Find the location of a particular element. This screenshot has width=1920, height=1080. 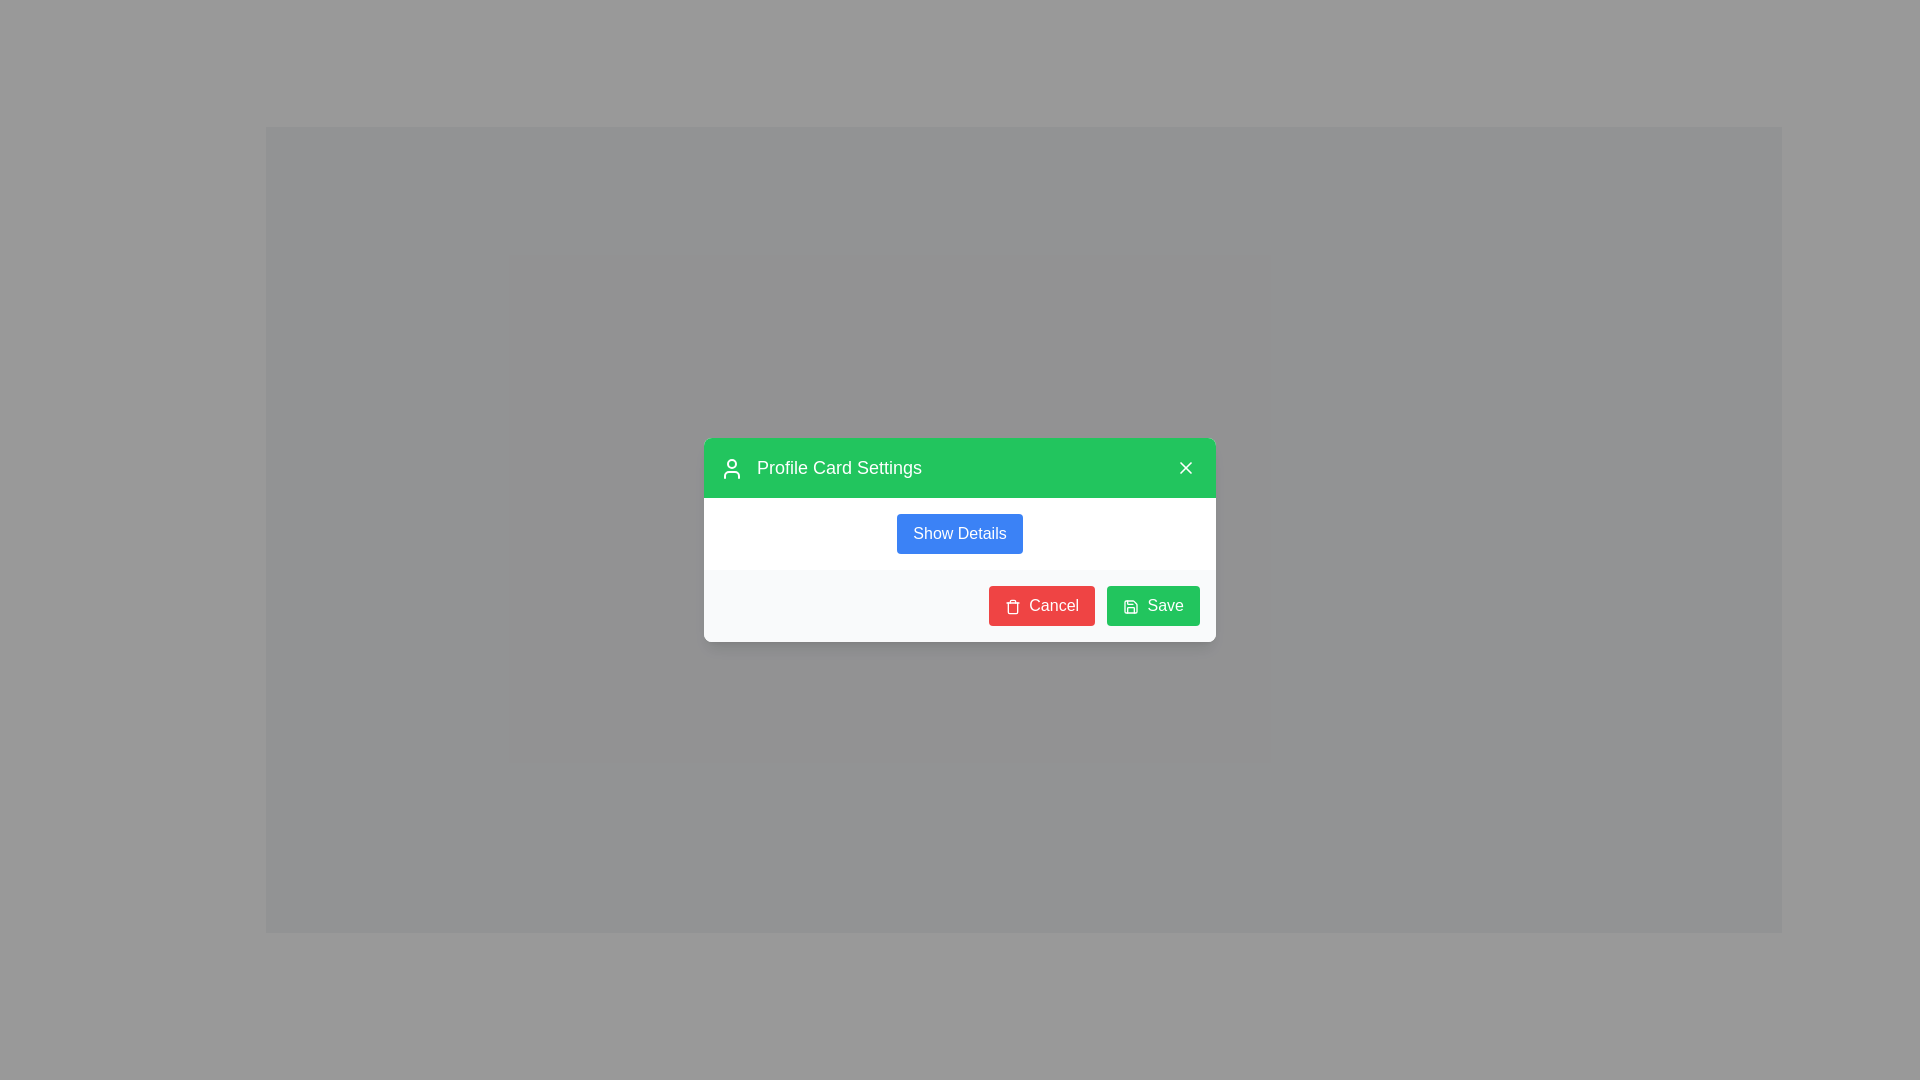

the user avatar icon SVG graphic element located in the top-left corner of the modal dialog box, positioned to the left of the text 'Profile Card Settings' is located at coordinates (730, 469).